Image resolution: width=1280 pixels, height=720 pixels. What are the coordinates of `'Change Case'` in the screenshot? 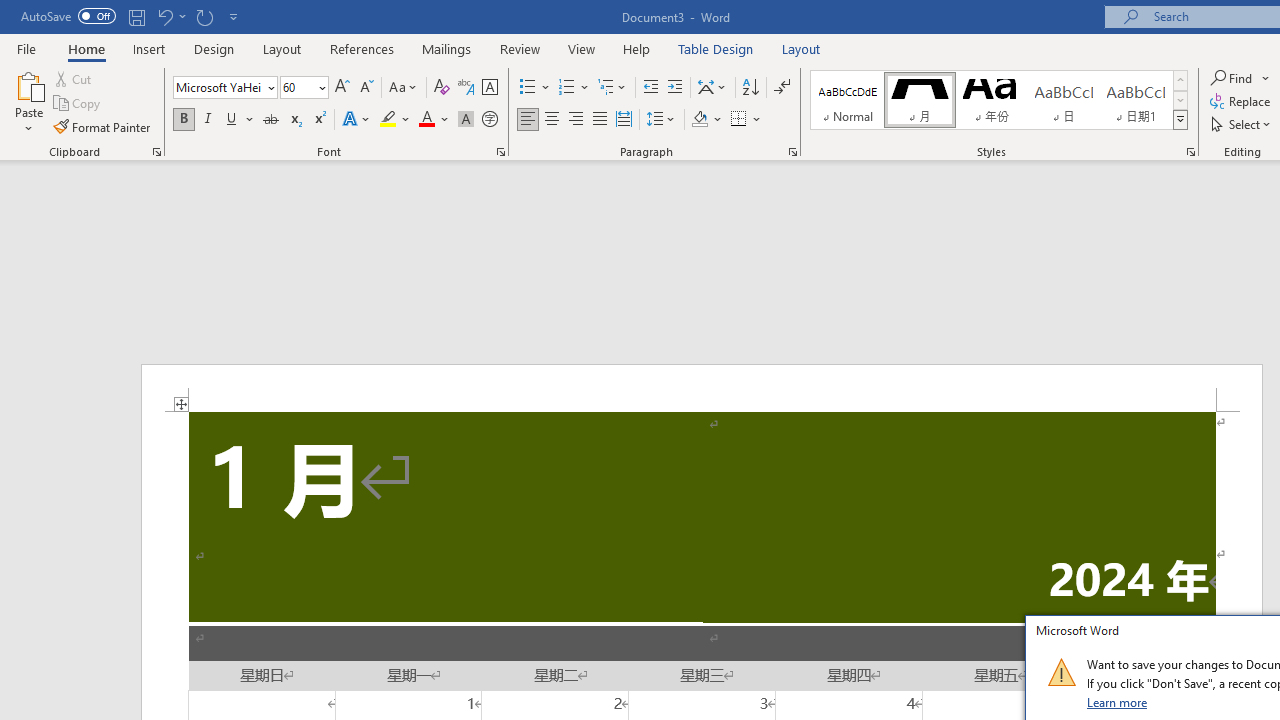 It's located at (403, 86).